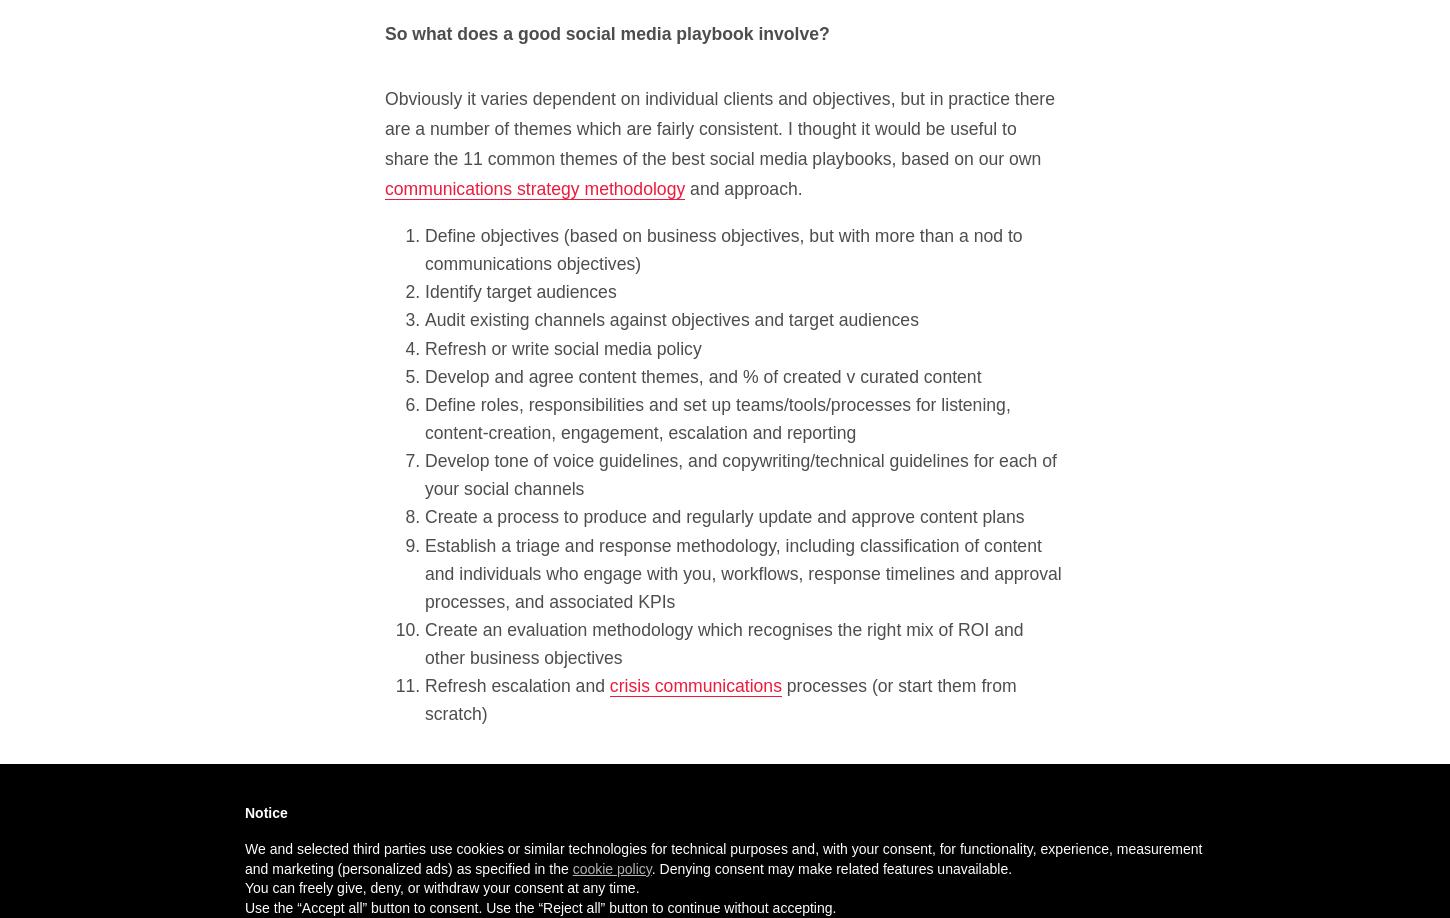  Describe the element at coordinates (722, 643) in the screenshot. I see `'Create an evaluation methodology which recognises the right mix of ROI and other business objectives'` at that location.